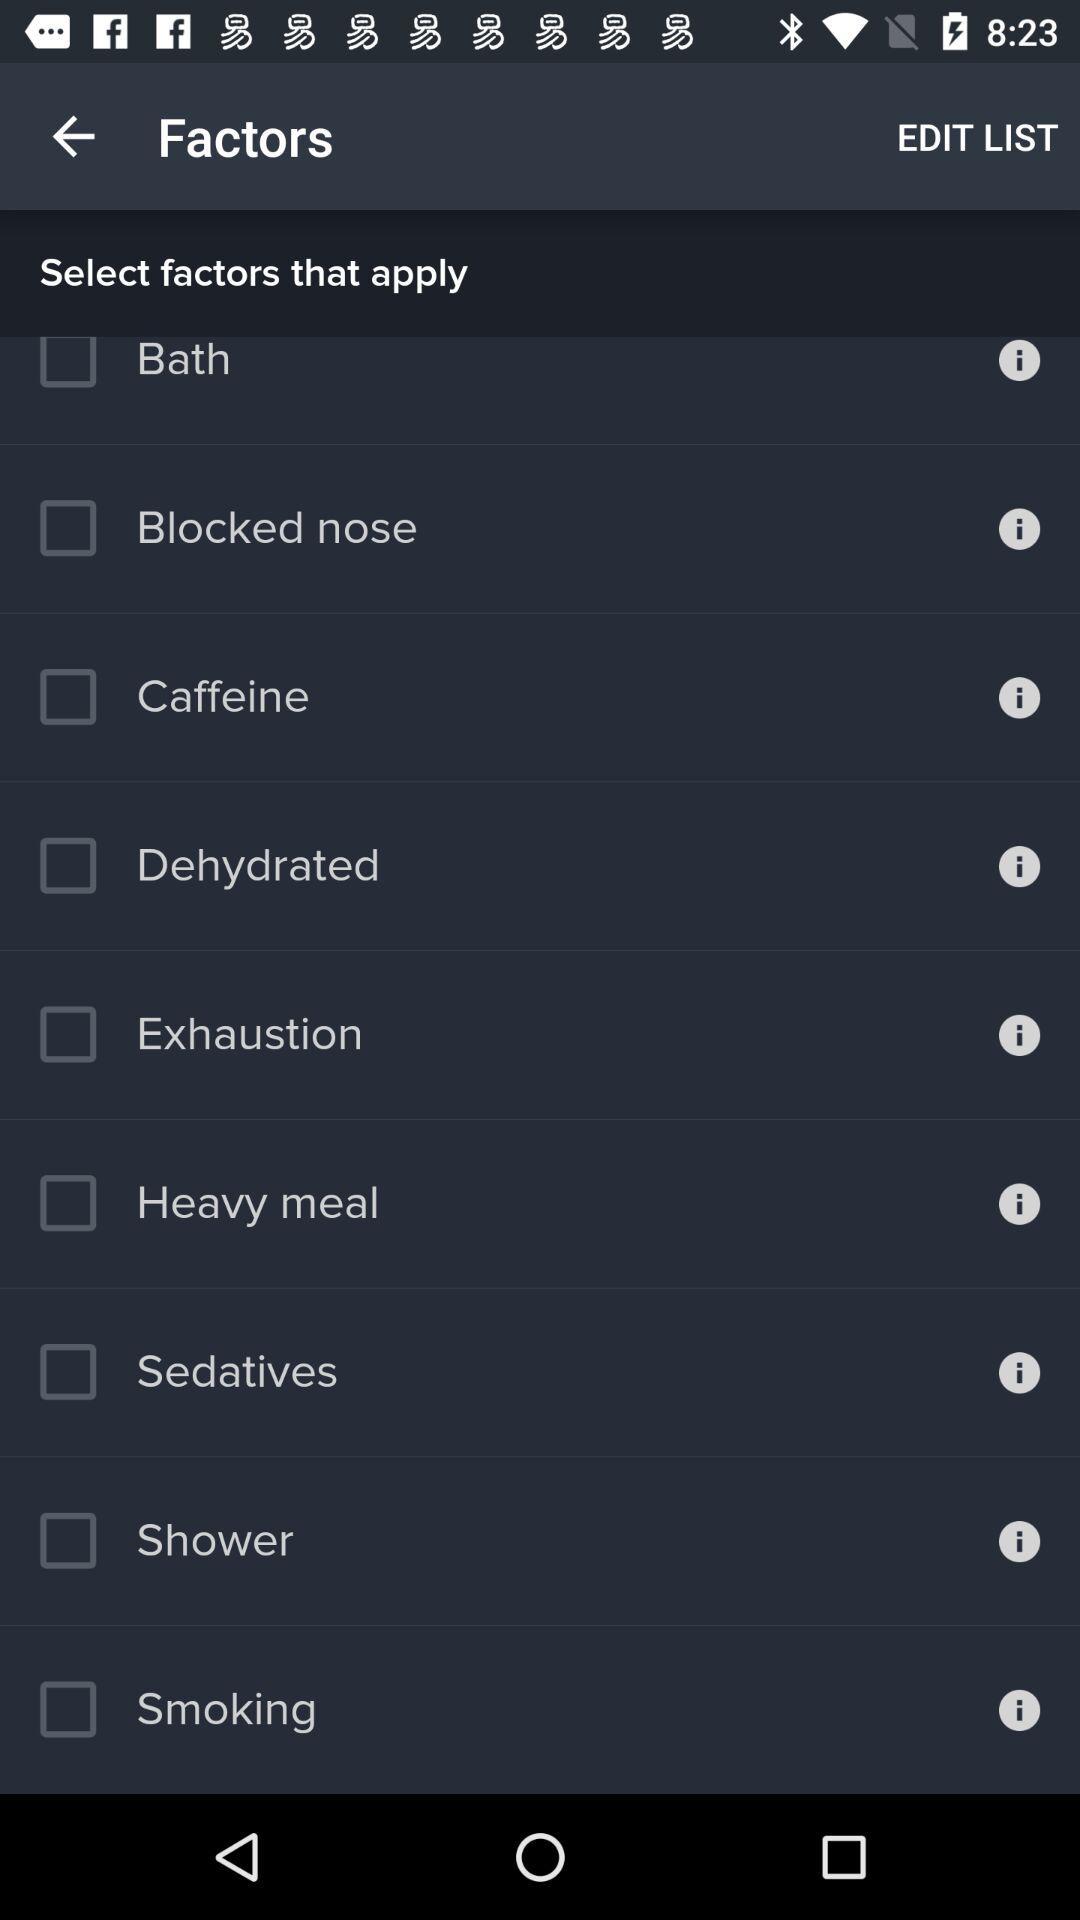 Image resolution: width=1080 pixels, height=1920 pixels. What do you see at coordinates (227, 528) in the screenshot?
I see `item above the caffeine item` at bounding box center [227, 528].